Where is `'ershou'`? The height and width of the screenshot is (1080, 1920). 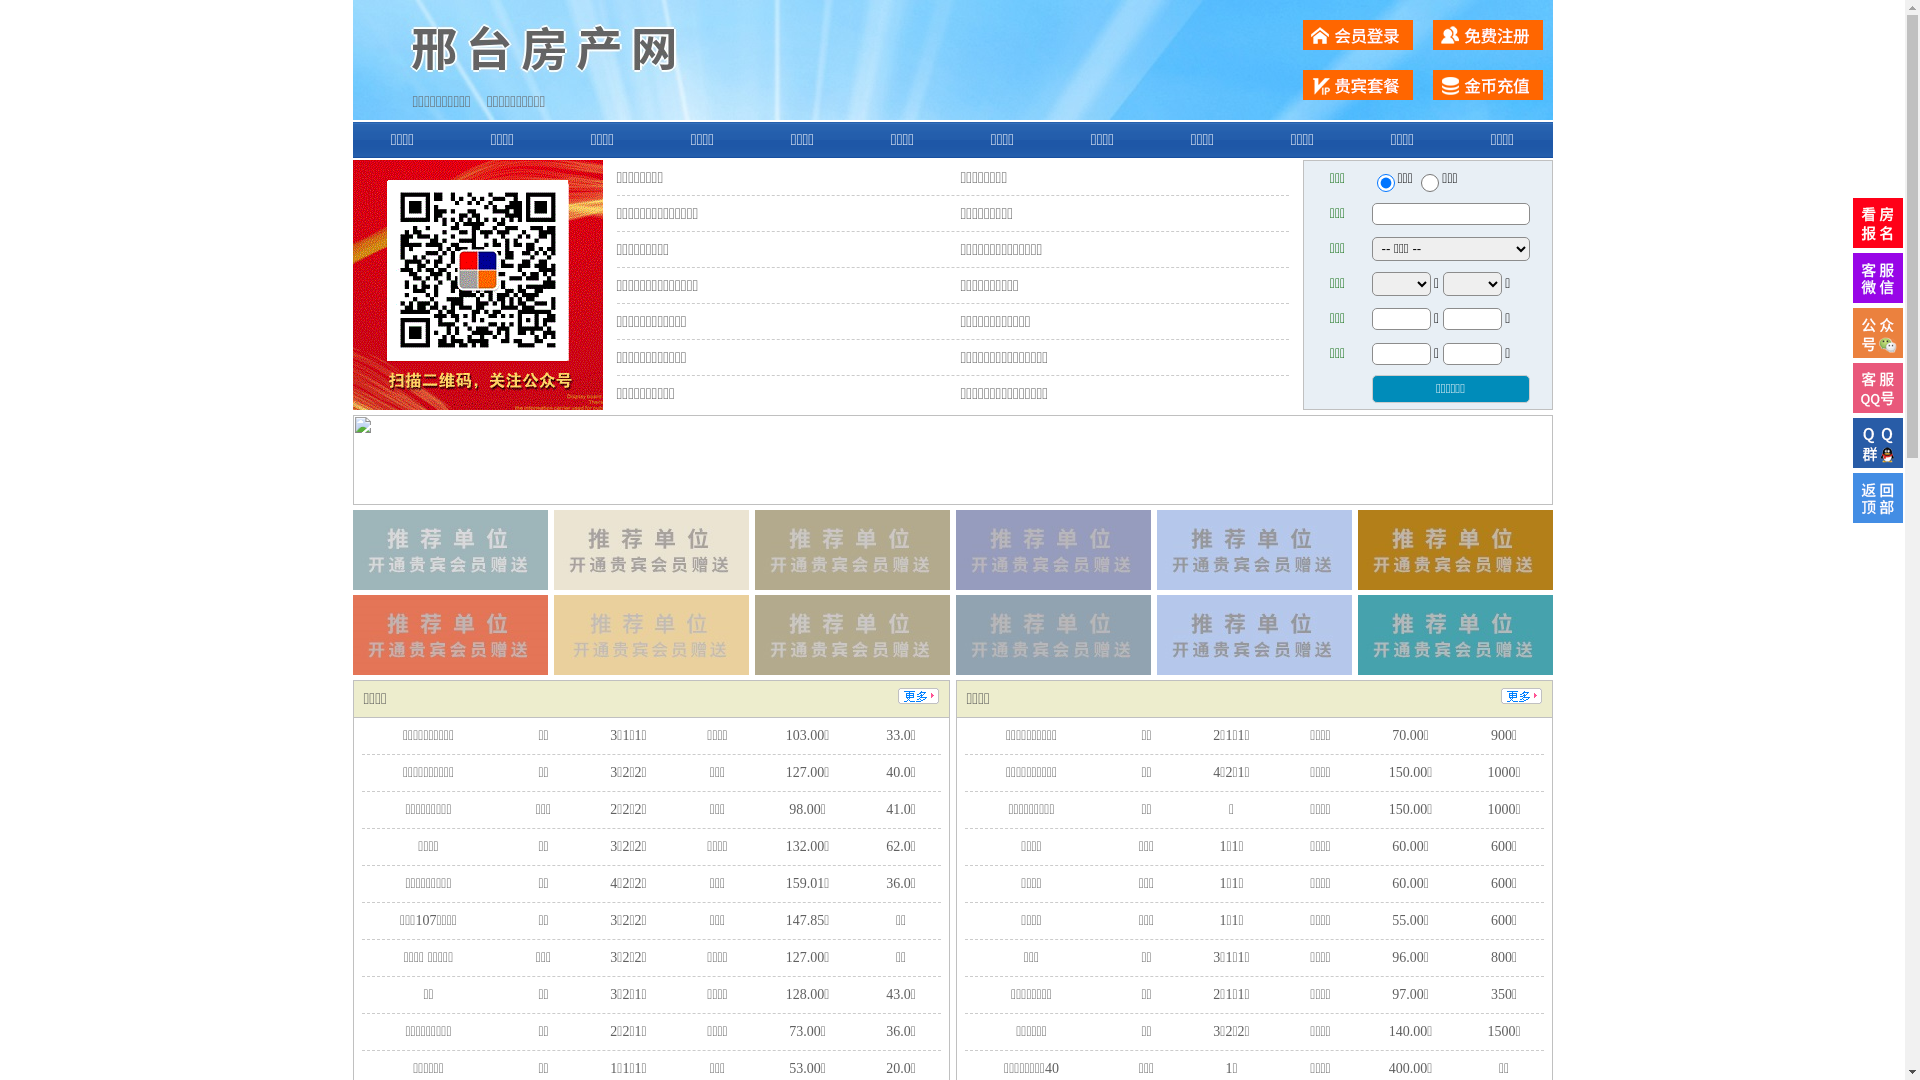 'ershou' is located at coordinates (1384, 182).